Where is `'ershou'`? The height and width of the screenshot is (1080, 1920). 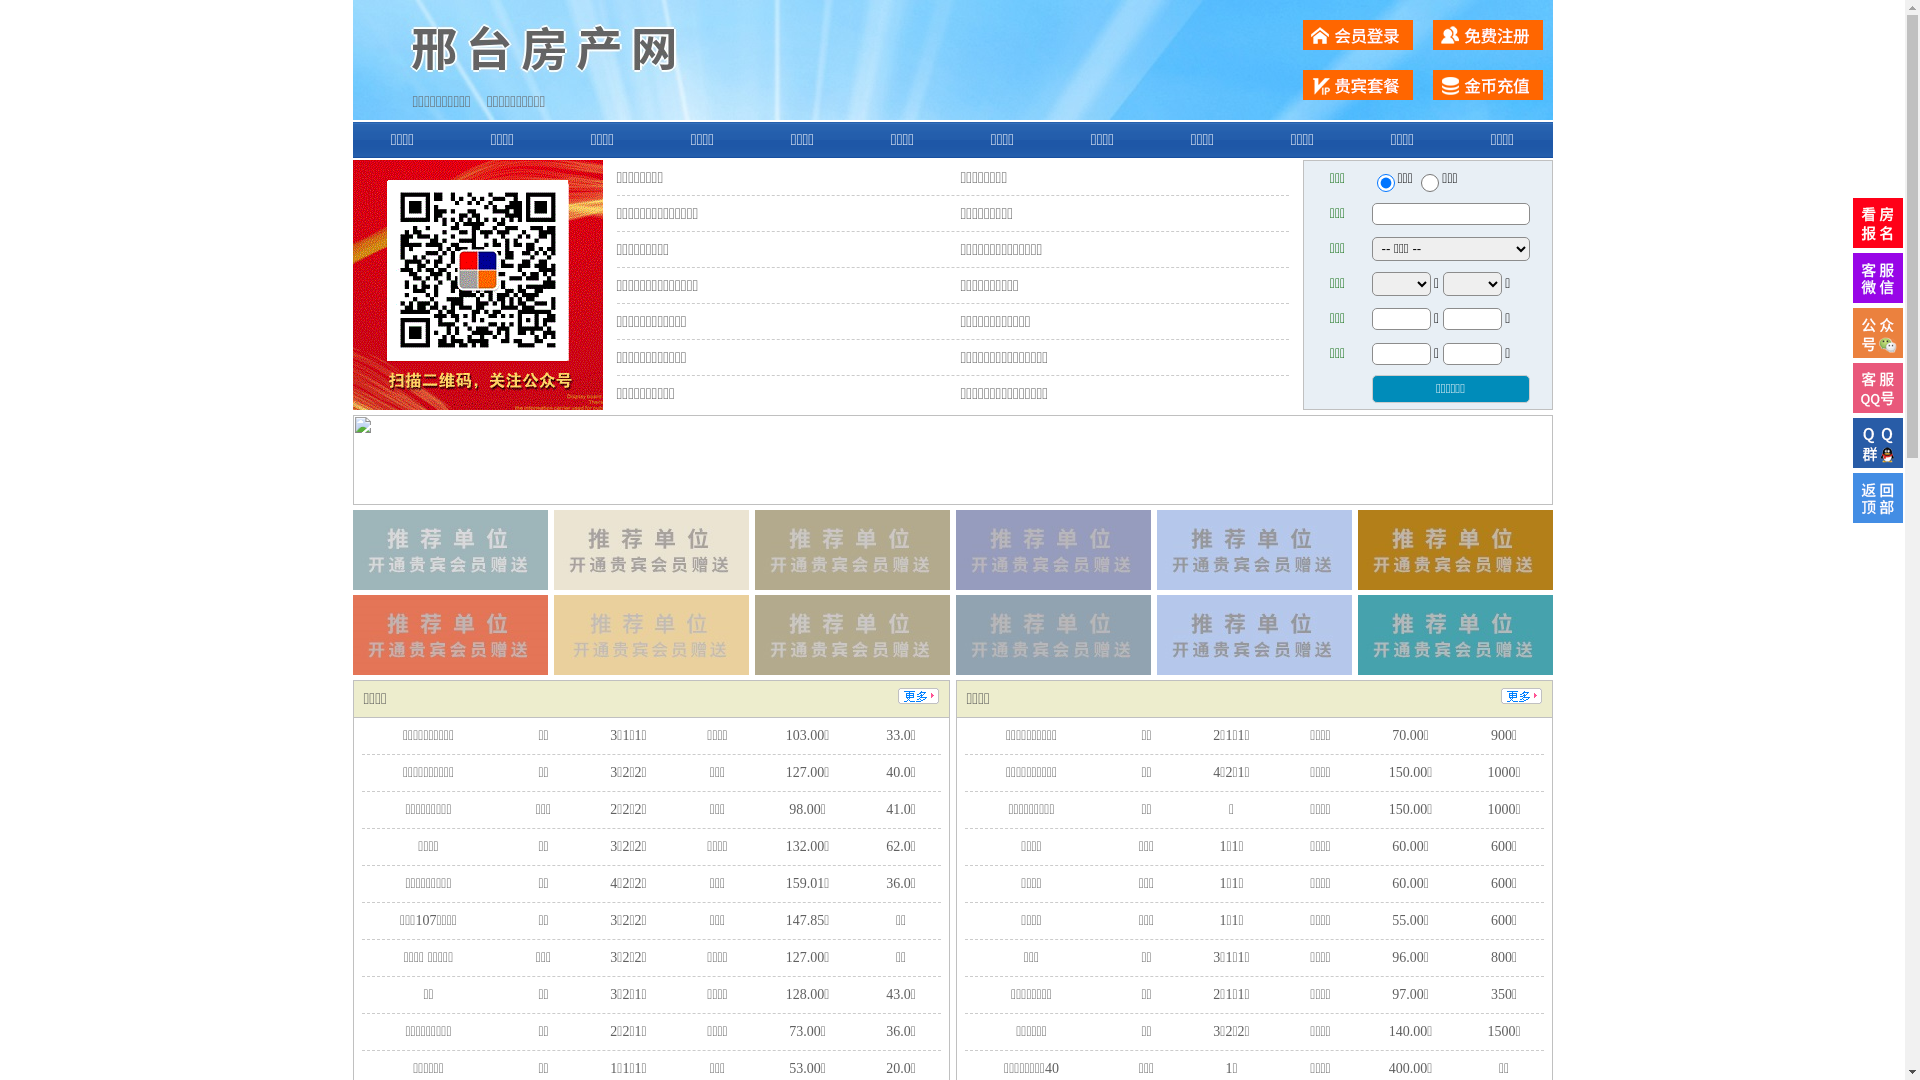 'ershou' is located at coordinates (1384, 182).